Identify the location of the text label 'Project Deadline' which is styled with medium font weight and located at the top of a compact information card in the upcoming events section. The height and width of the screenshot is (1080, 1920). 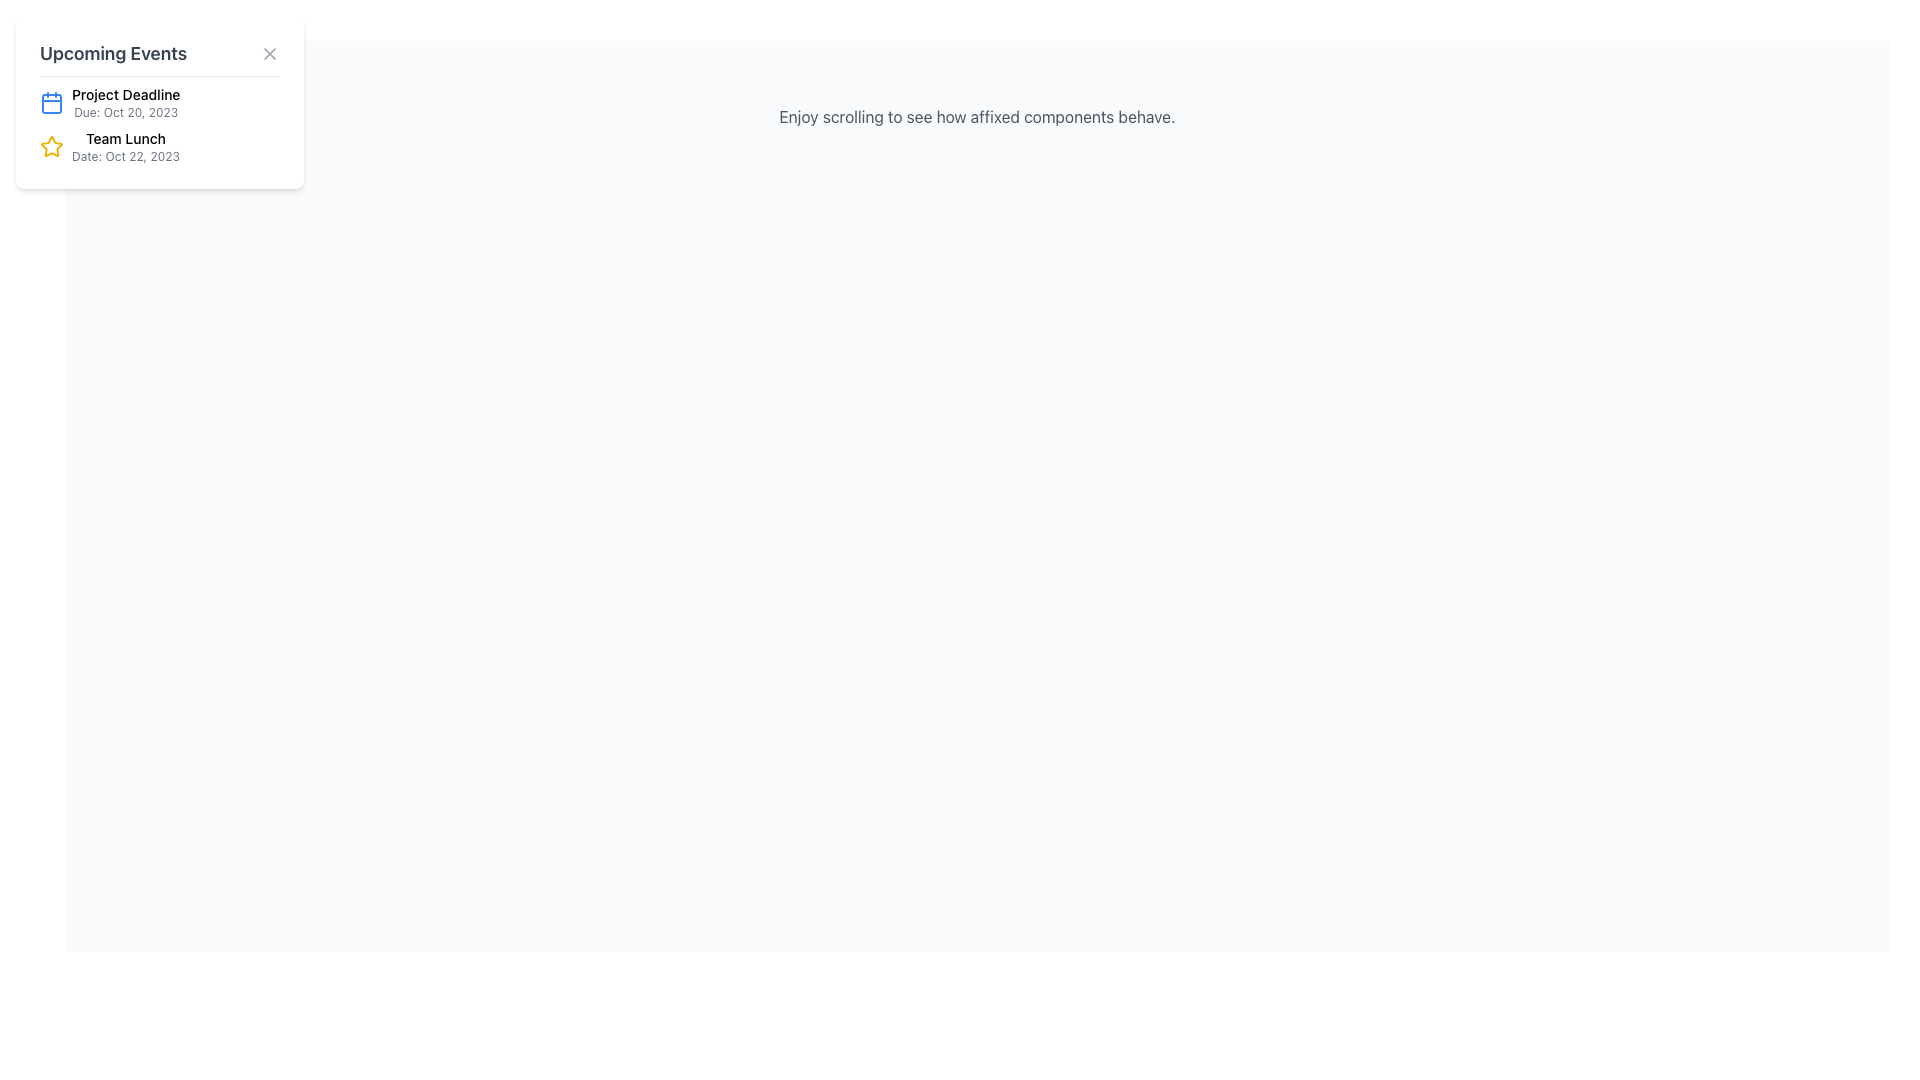
(125, 95).